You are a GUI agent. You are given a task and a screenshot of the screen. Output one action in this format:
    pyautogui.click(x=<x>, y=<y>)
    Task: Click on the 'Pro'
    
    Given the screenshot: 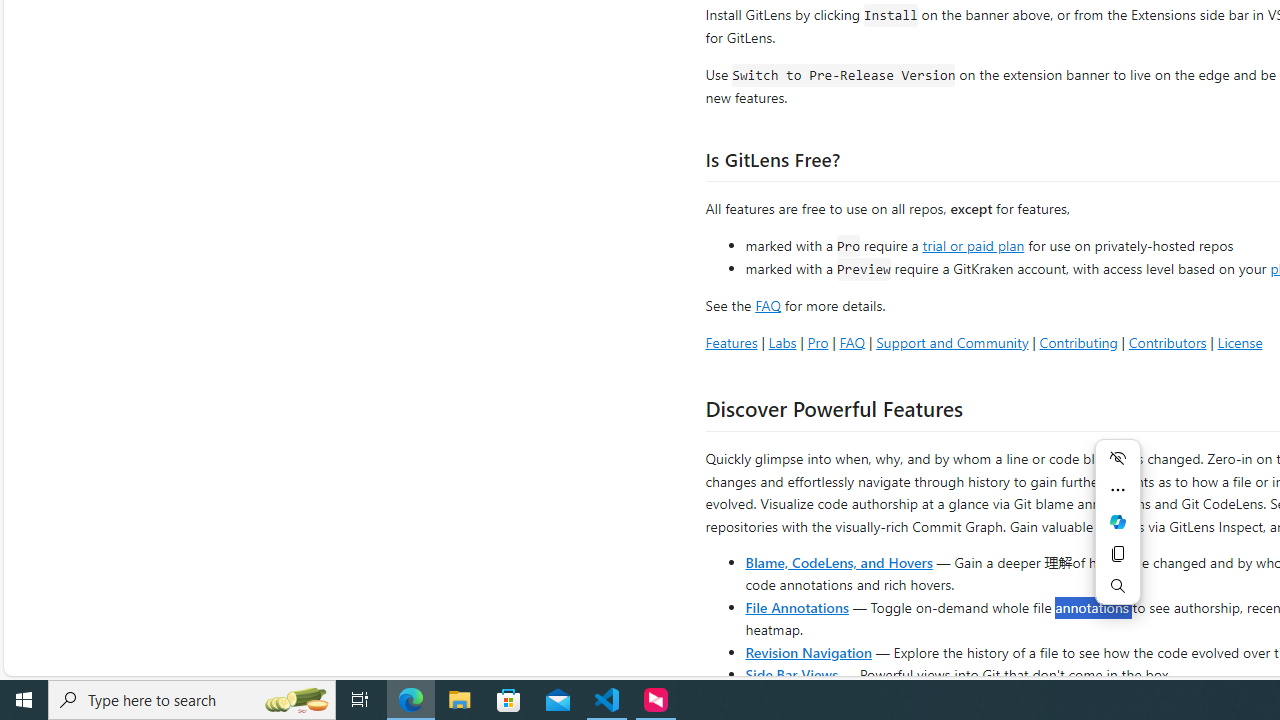 What is the action you would take?
    pyautogui.click(x=817, y=341)
    